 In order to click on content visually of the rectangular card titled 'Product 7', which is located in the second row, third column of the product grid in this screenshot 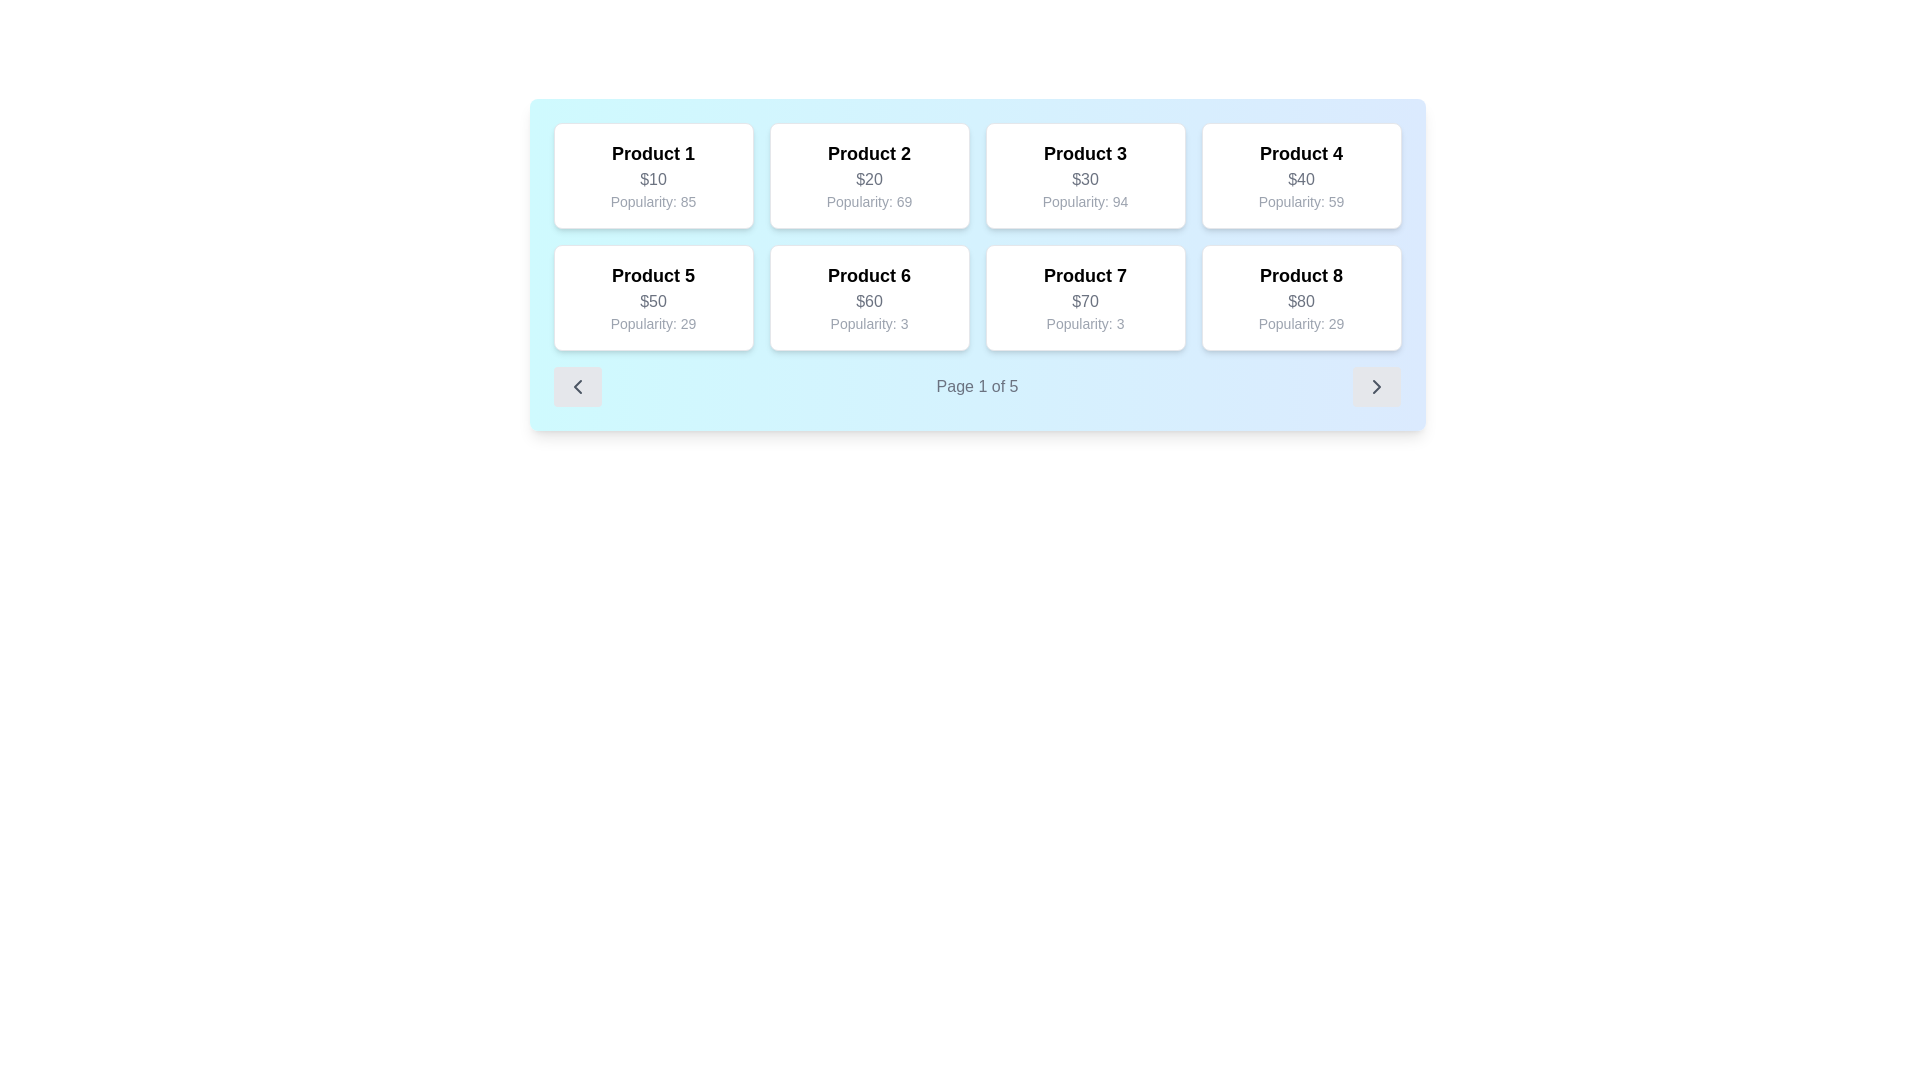, I will do `click(1084, 297)`.